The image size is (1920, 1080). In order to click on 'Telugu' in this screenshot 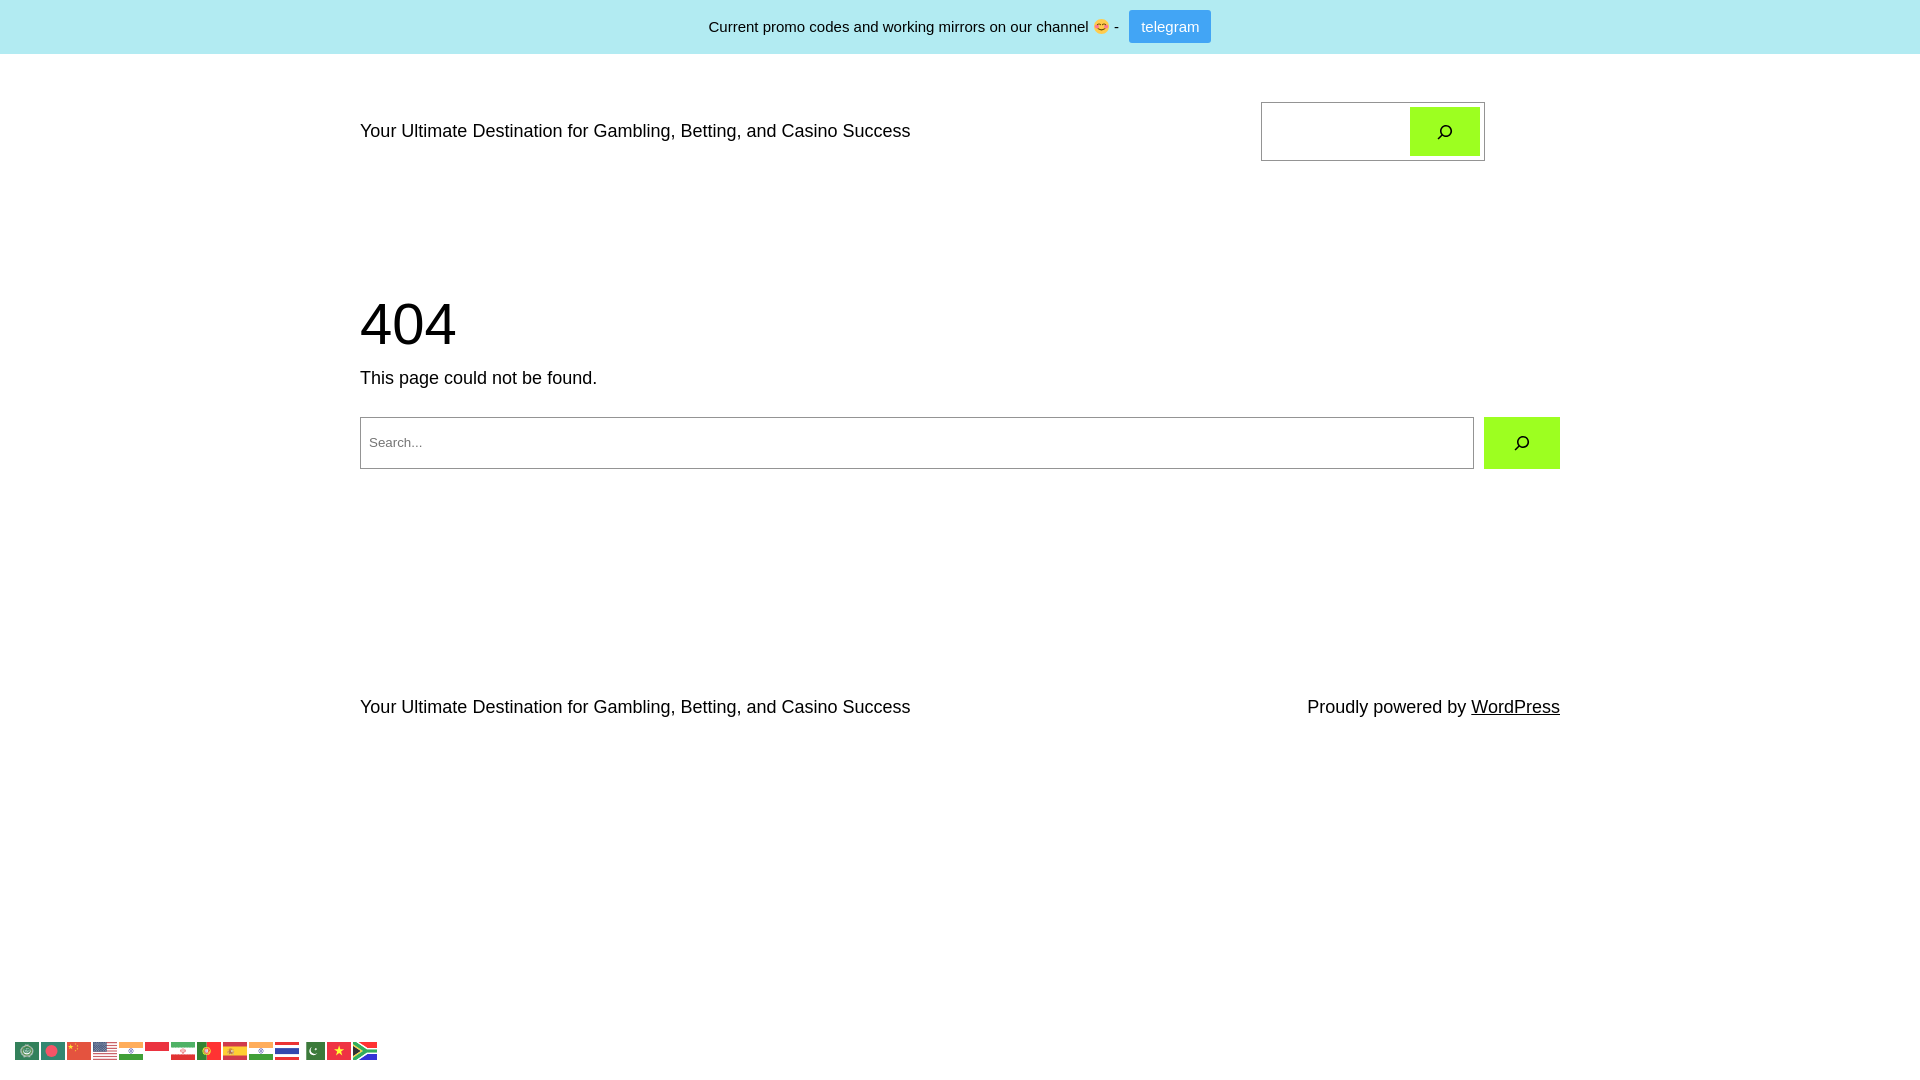, I will do `click(248, 1048)`.